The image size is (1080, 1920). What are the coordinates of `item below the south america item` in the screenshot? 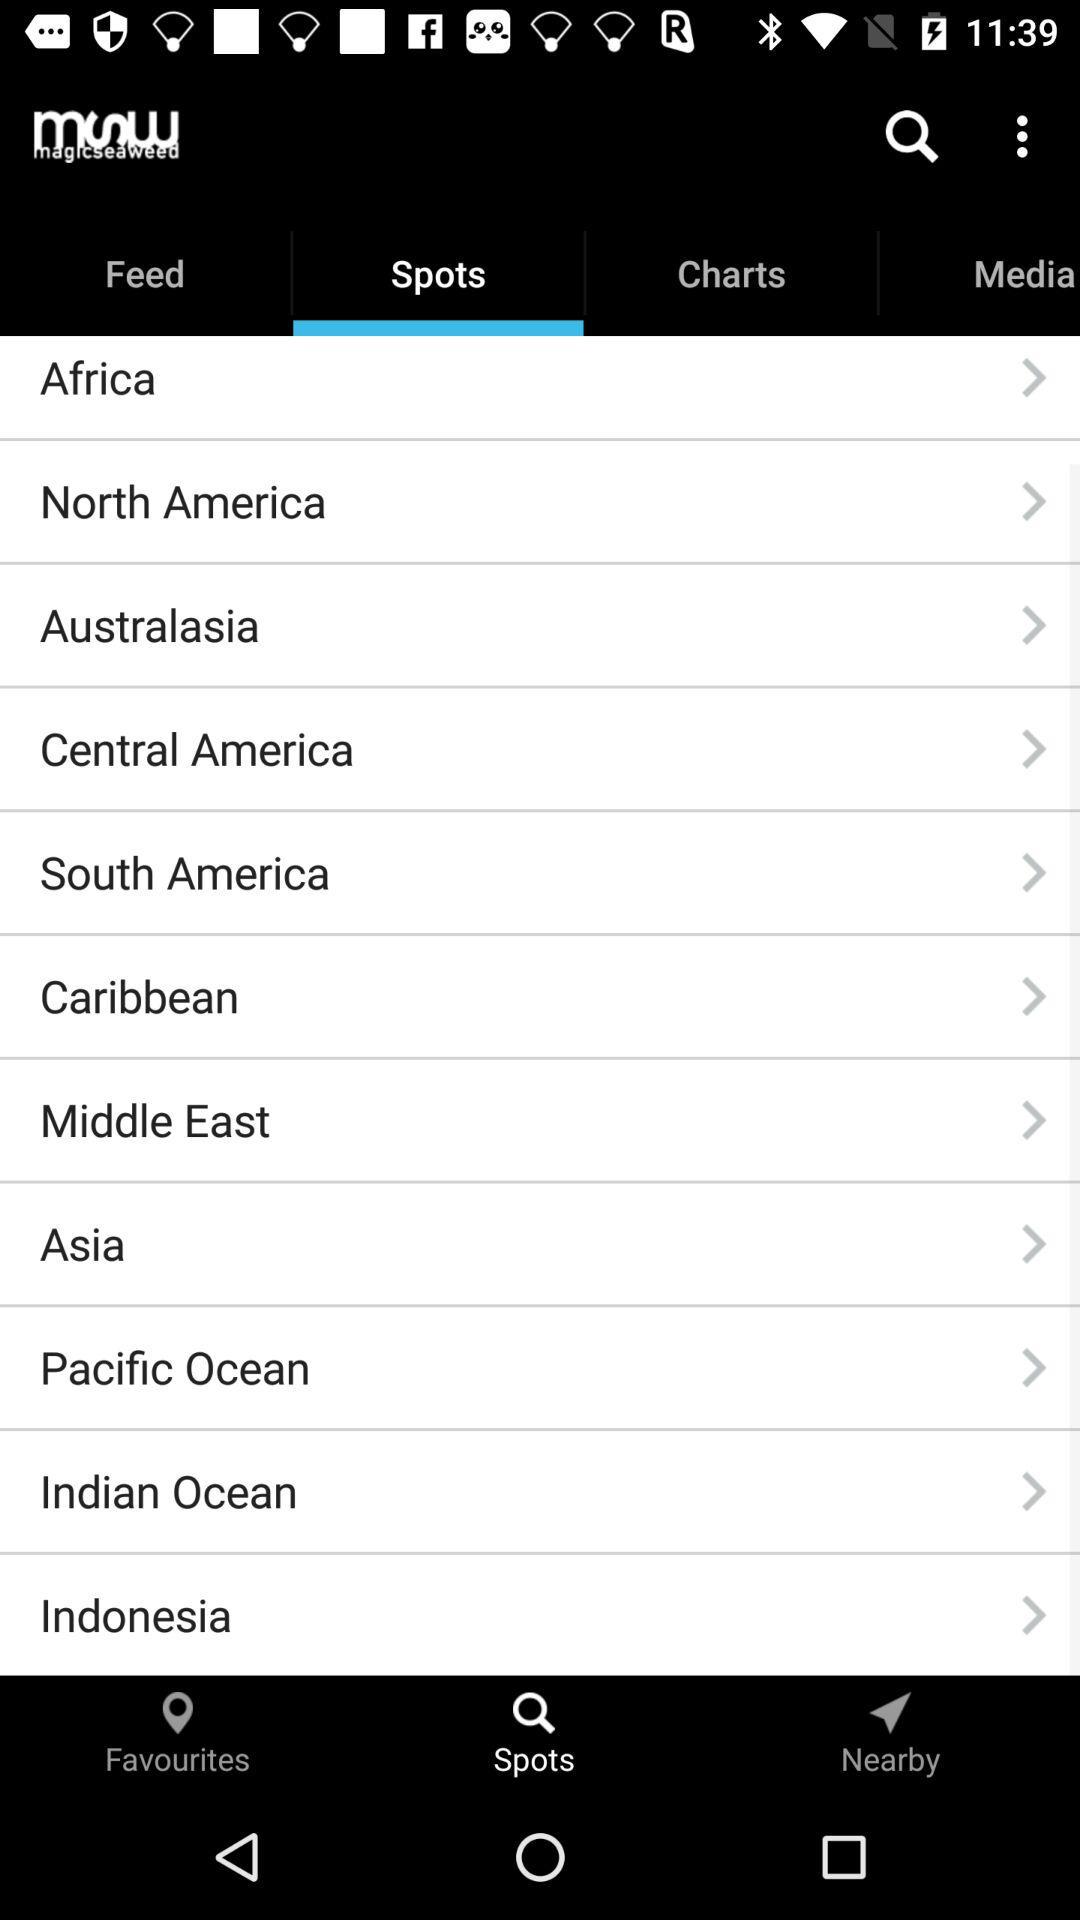 It's located at (138, 996).